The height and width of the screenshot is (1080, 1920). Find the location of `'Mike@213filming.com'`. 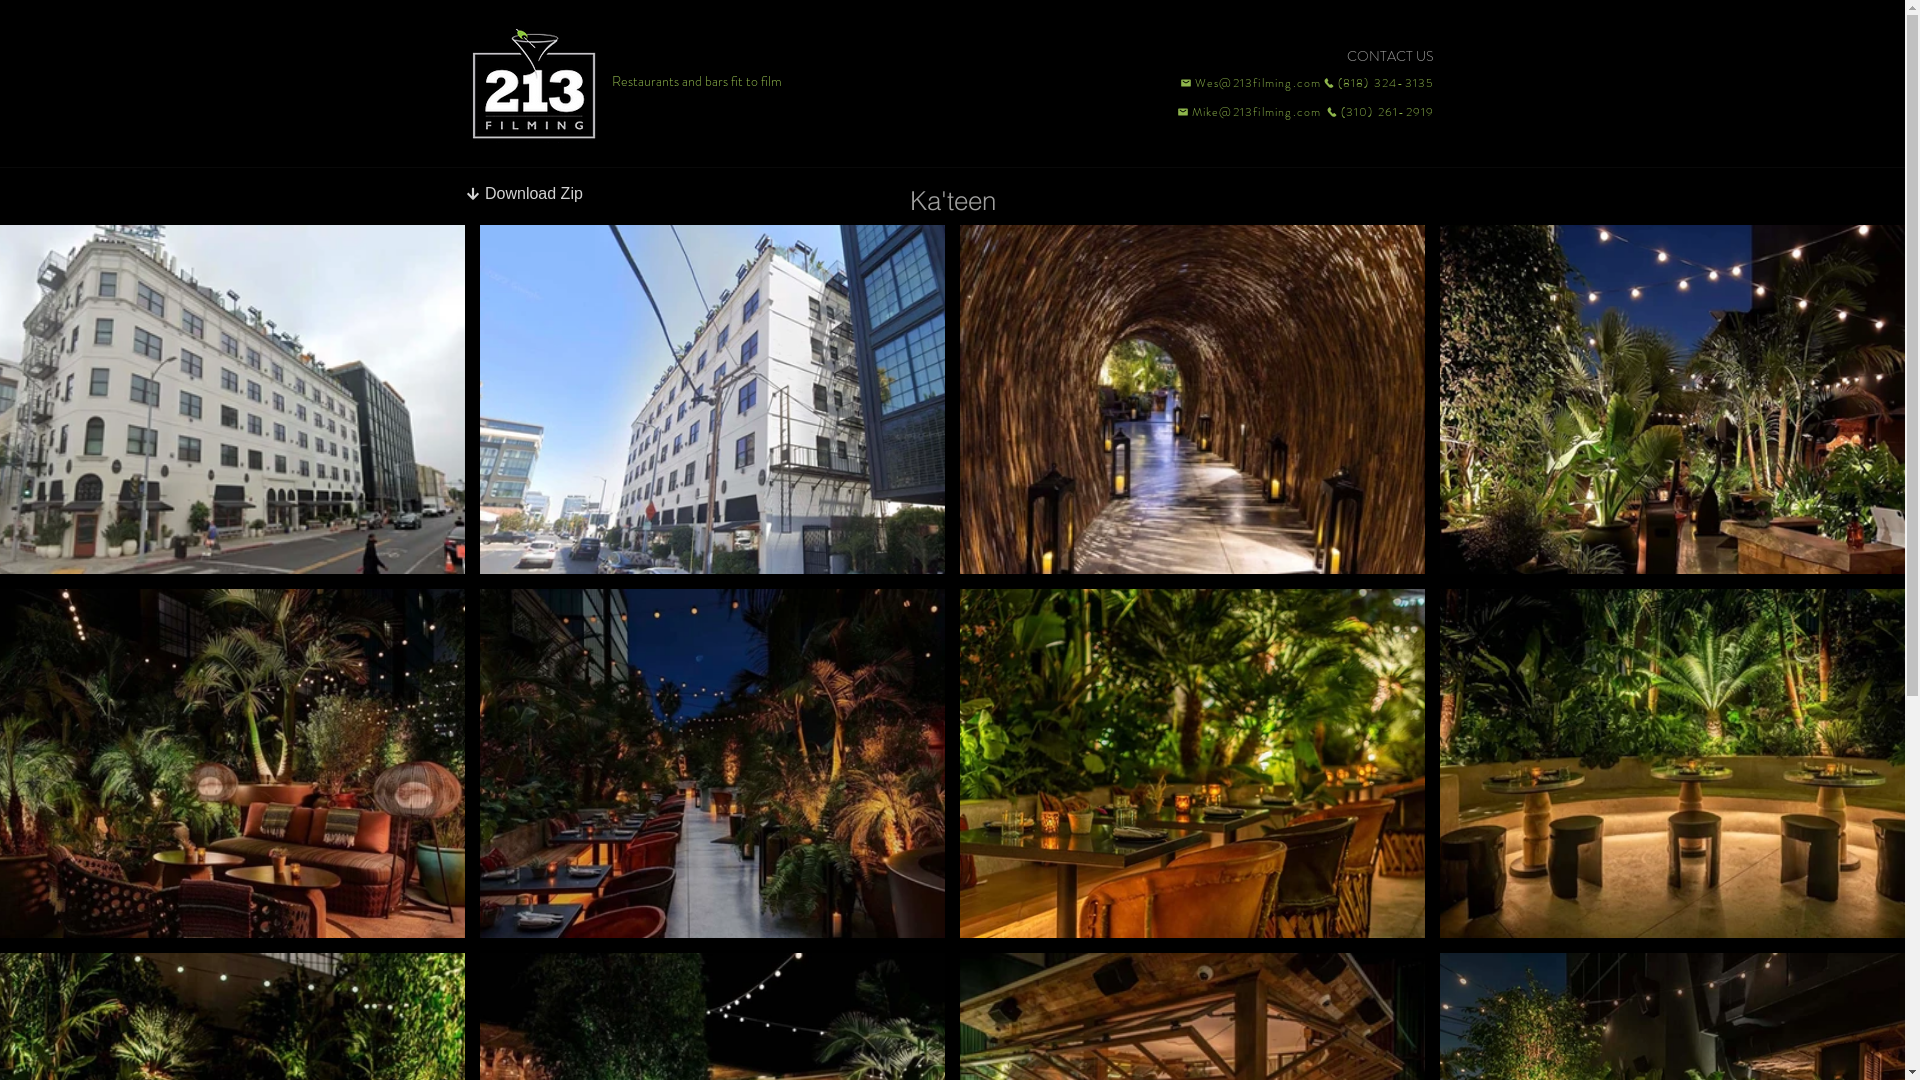

'Mike@213filming.com' is located at coordinates (1167, 111).